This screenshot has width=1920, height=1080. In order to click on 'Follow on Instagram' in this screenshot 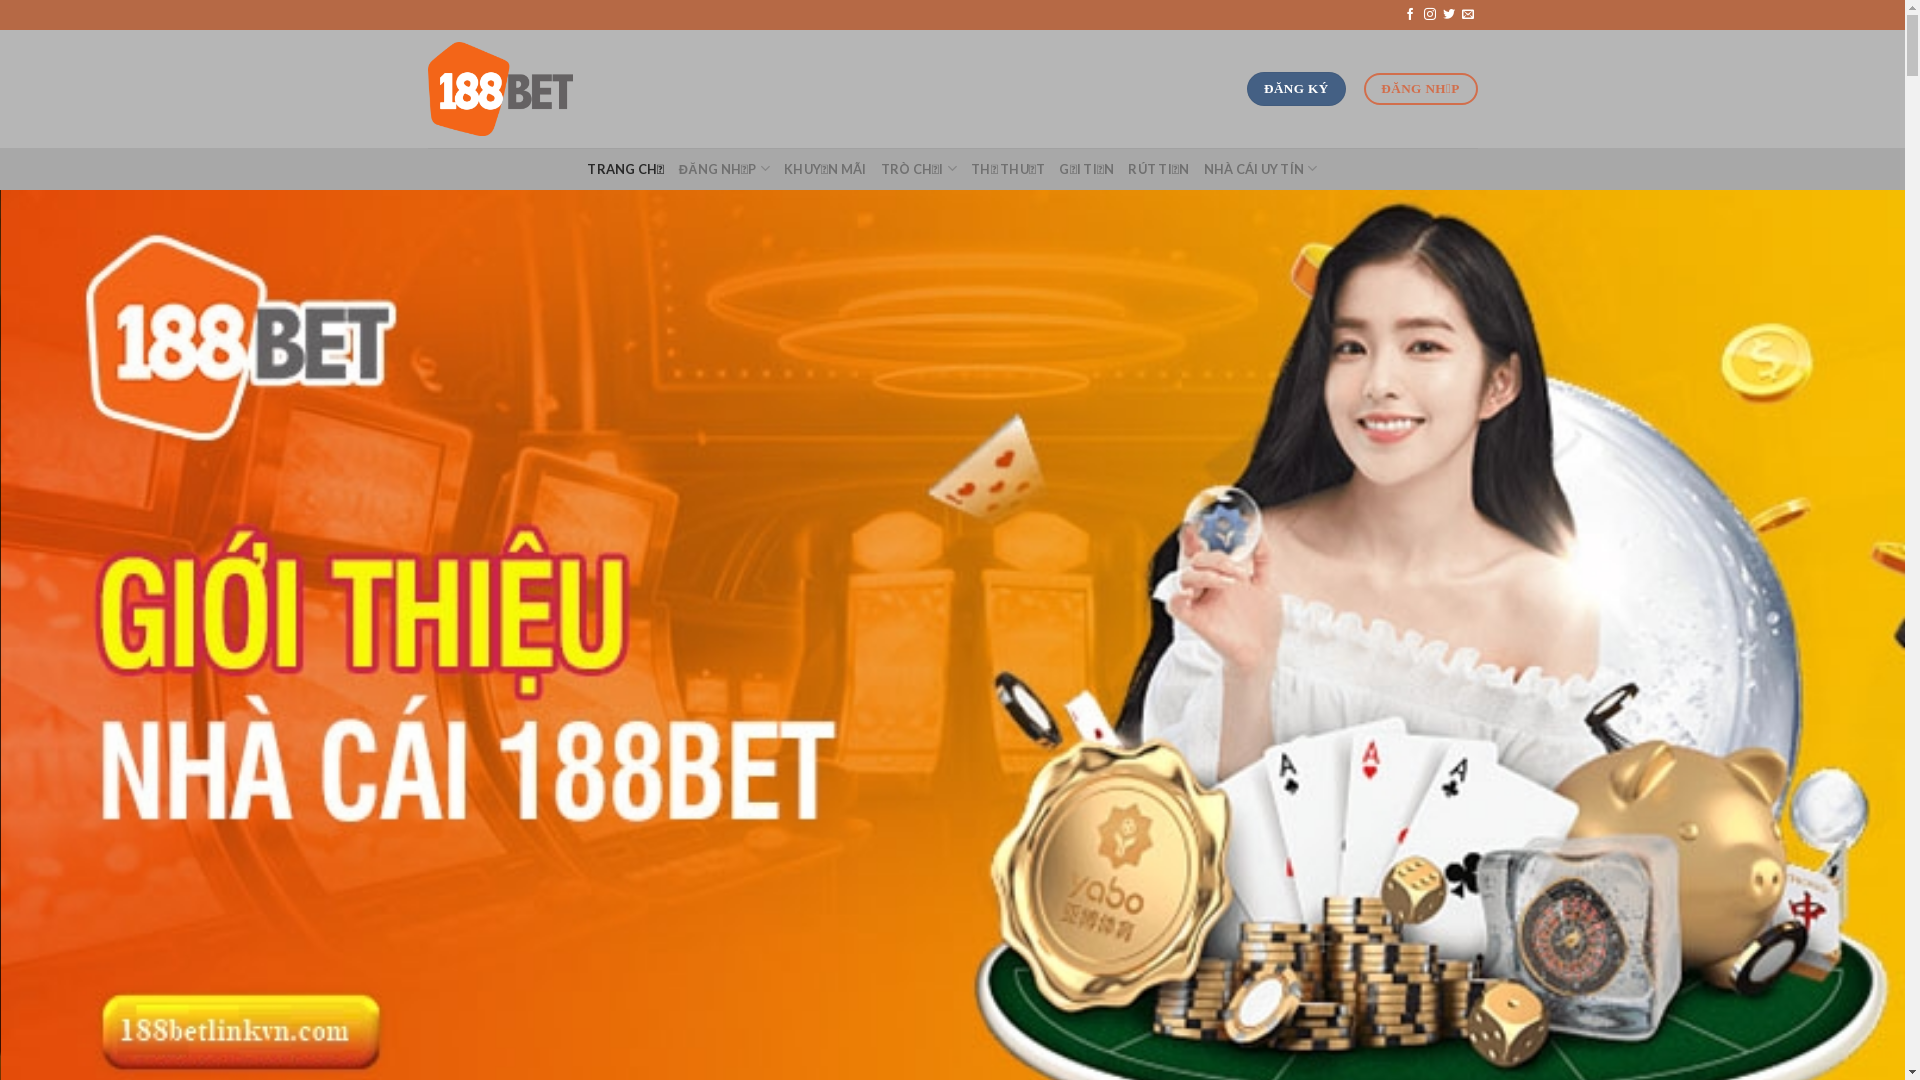, I will do `click(1429, 15)`.